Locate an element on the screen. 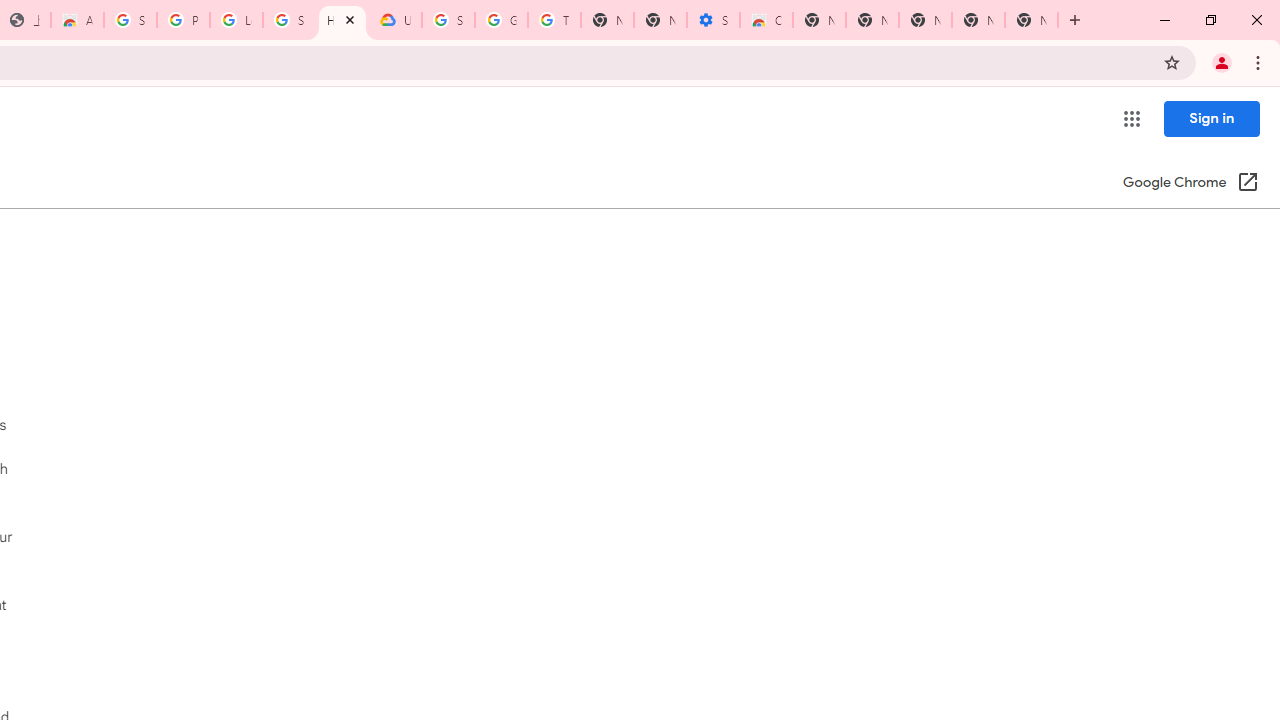 This screenshot has width=1280, height=720. 'Turn cookies on or off - Computer - Google Account Help' is located at coordinates (554, 20).